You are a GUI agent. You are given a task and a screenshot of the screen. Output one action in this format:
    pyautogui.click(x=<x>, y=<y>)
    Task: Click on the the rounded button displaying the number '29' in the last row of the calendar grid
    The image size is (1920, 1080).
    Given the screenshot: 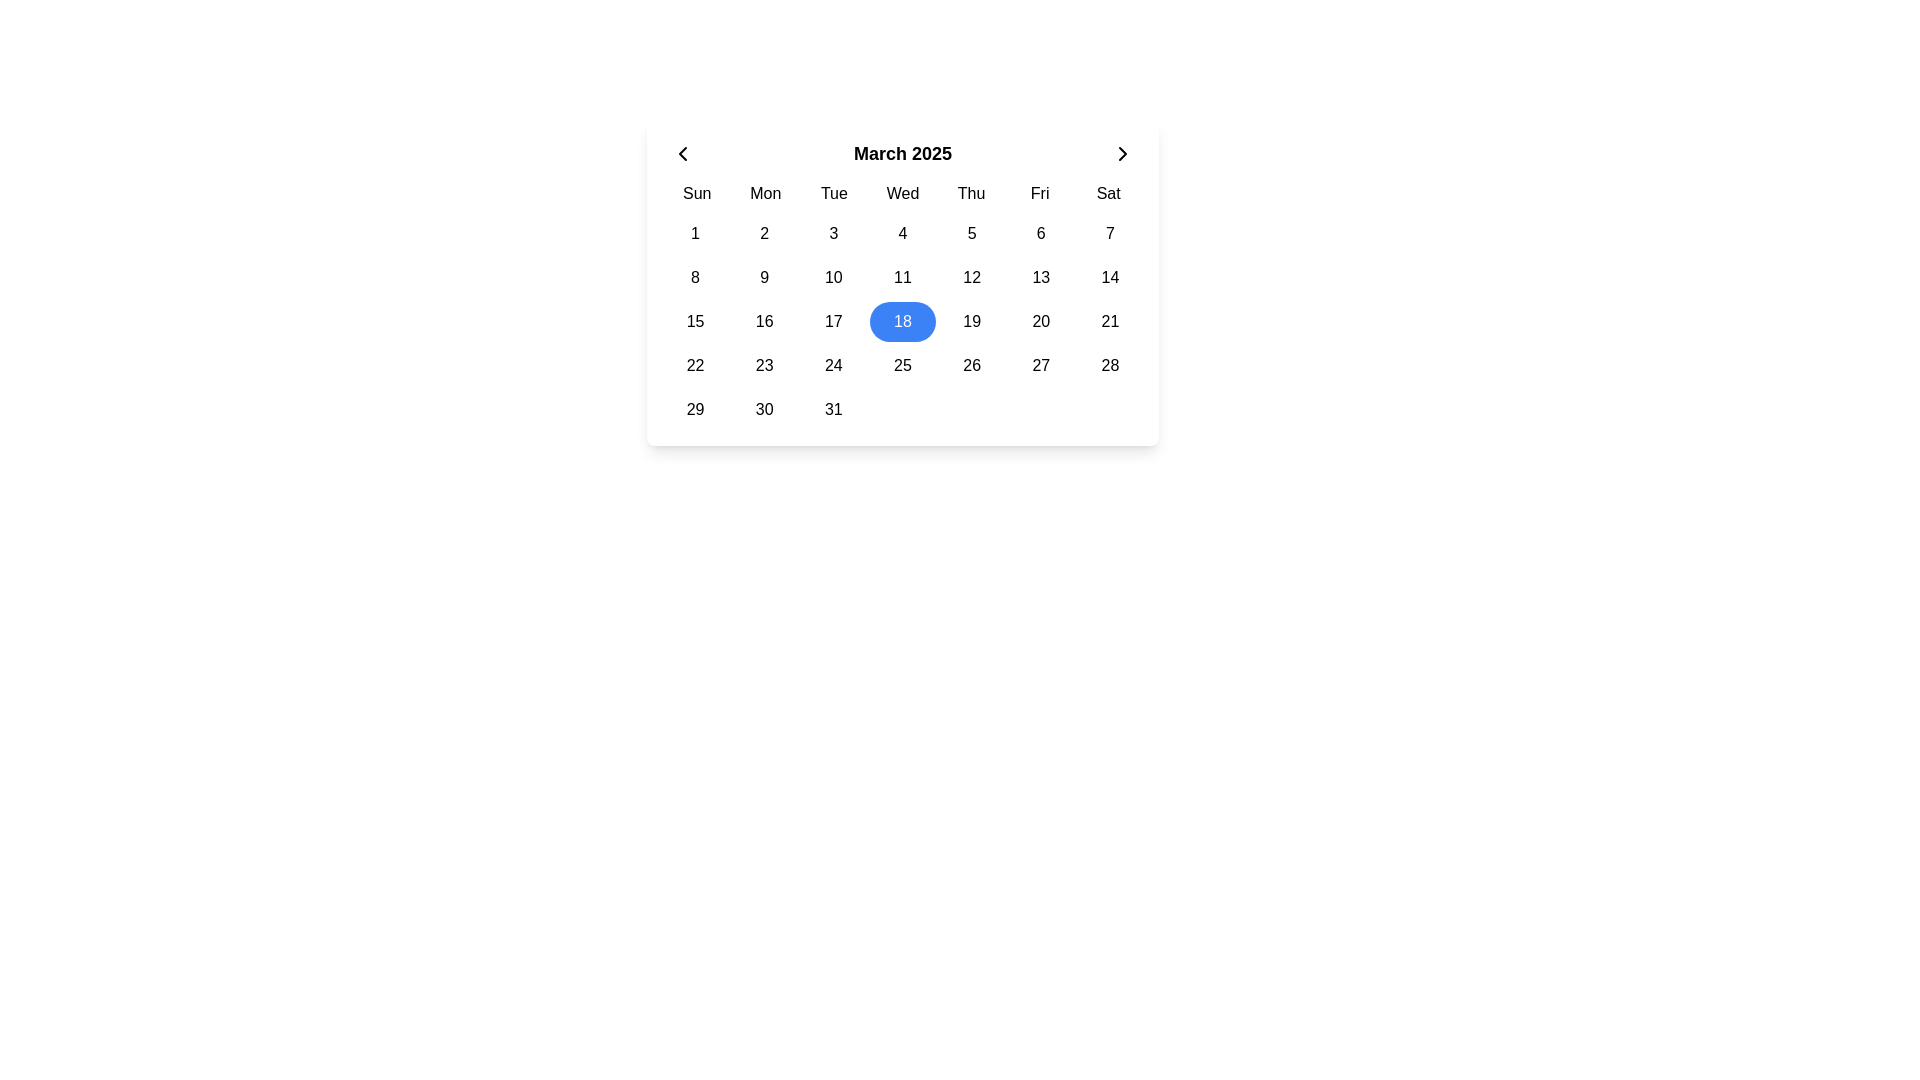 What is the action you would take?
    pyautogui.click(x=695, y=408)
    